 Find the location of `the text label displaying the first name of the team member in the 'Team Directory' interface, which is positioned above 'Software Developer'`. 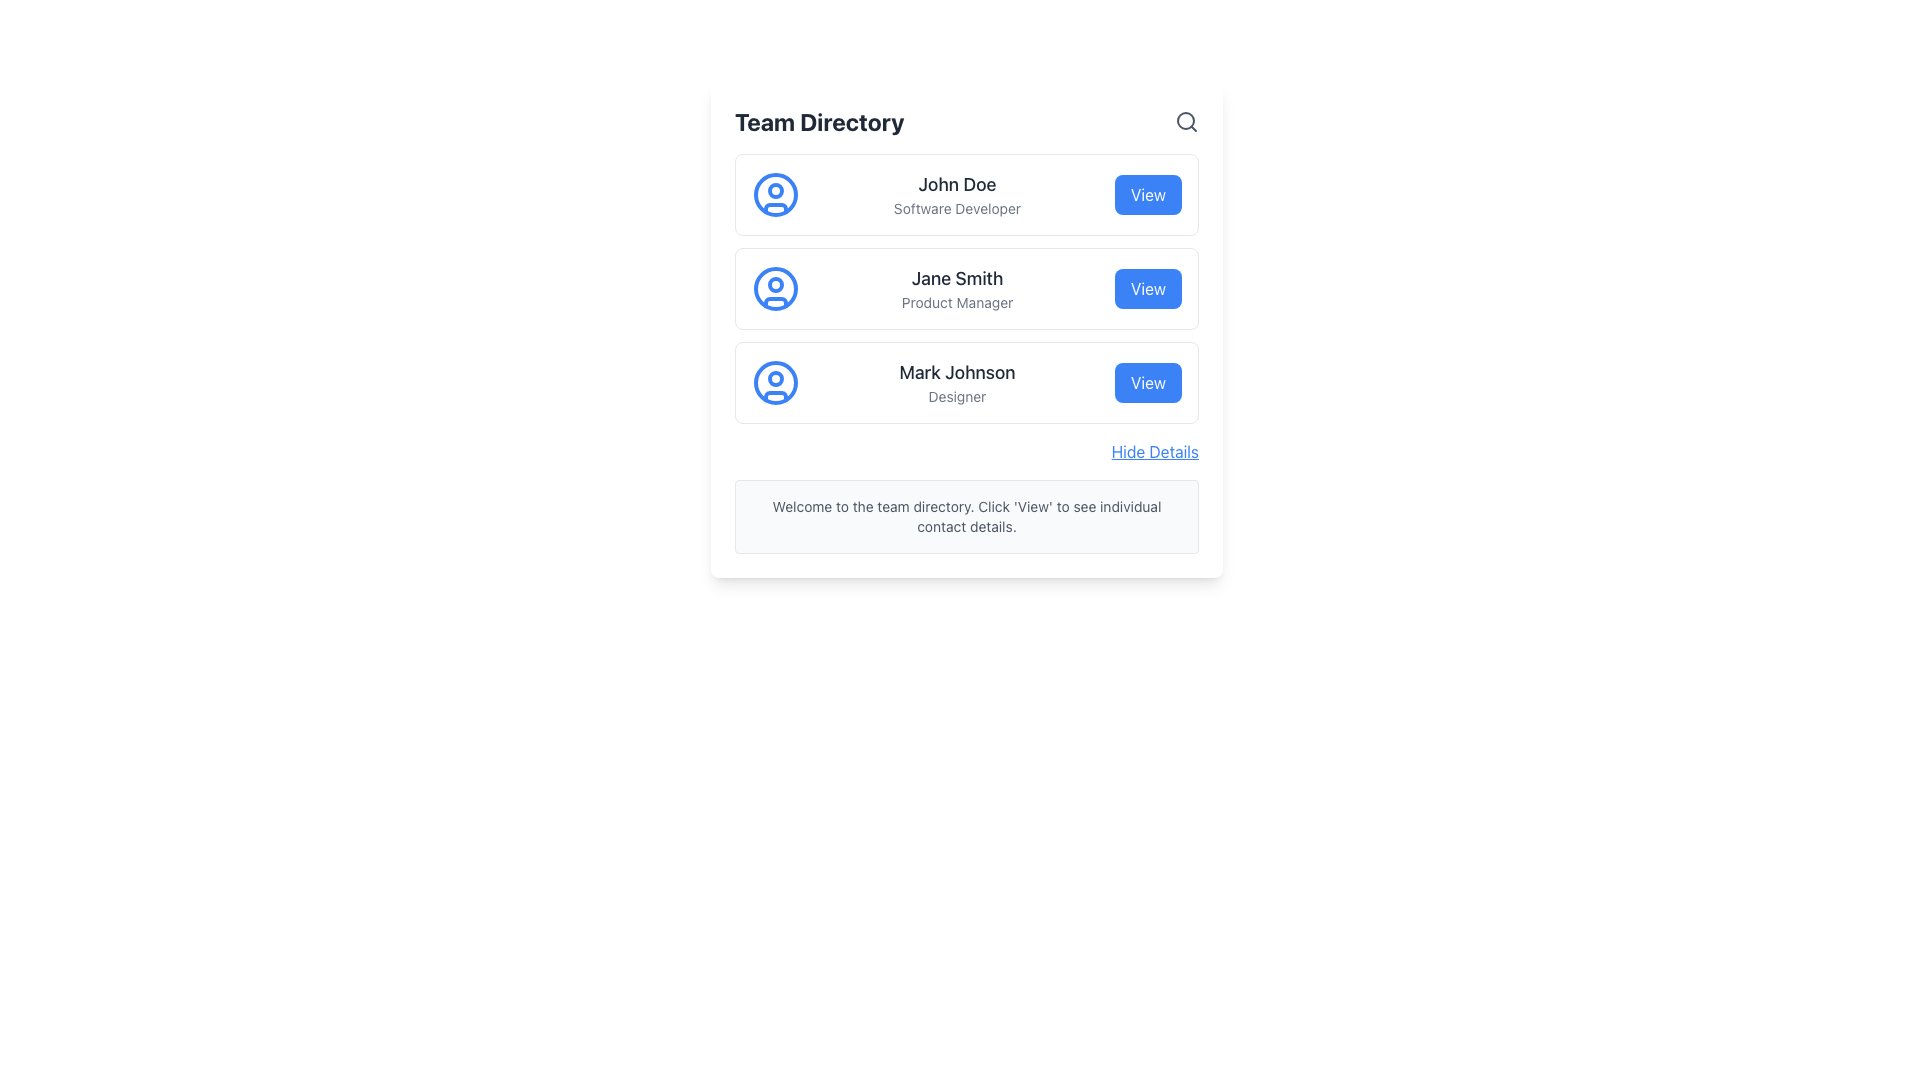

the text label displaying the first name of the team member in the 'Team Directory' interface, which is positioned above 'Software Developer' is located at coordinates (956, 185).